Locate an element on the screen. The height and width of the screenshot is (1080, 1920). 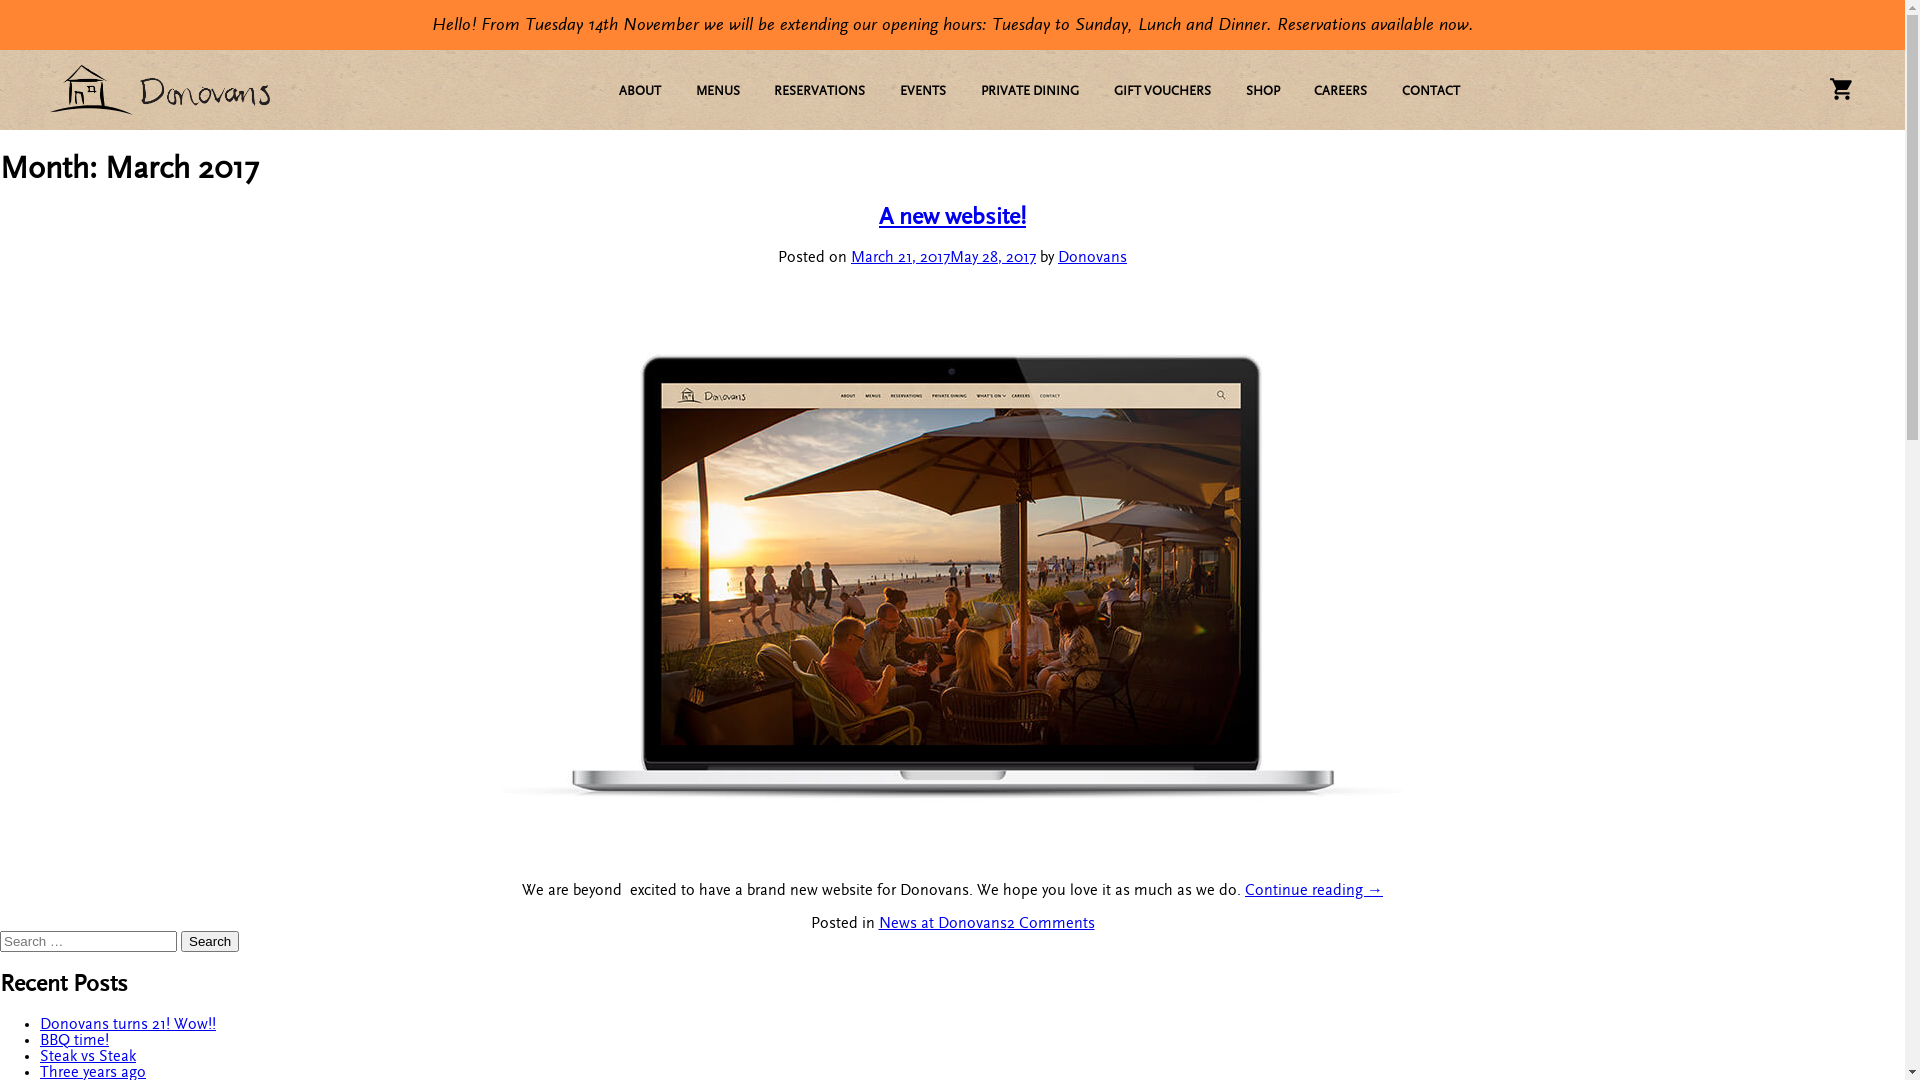
'EVENTS' is located at coordinates (921, 91).